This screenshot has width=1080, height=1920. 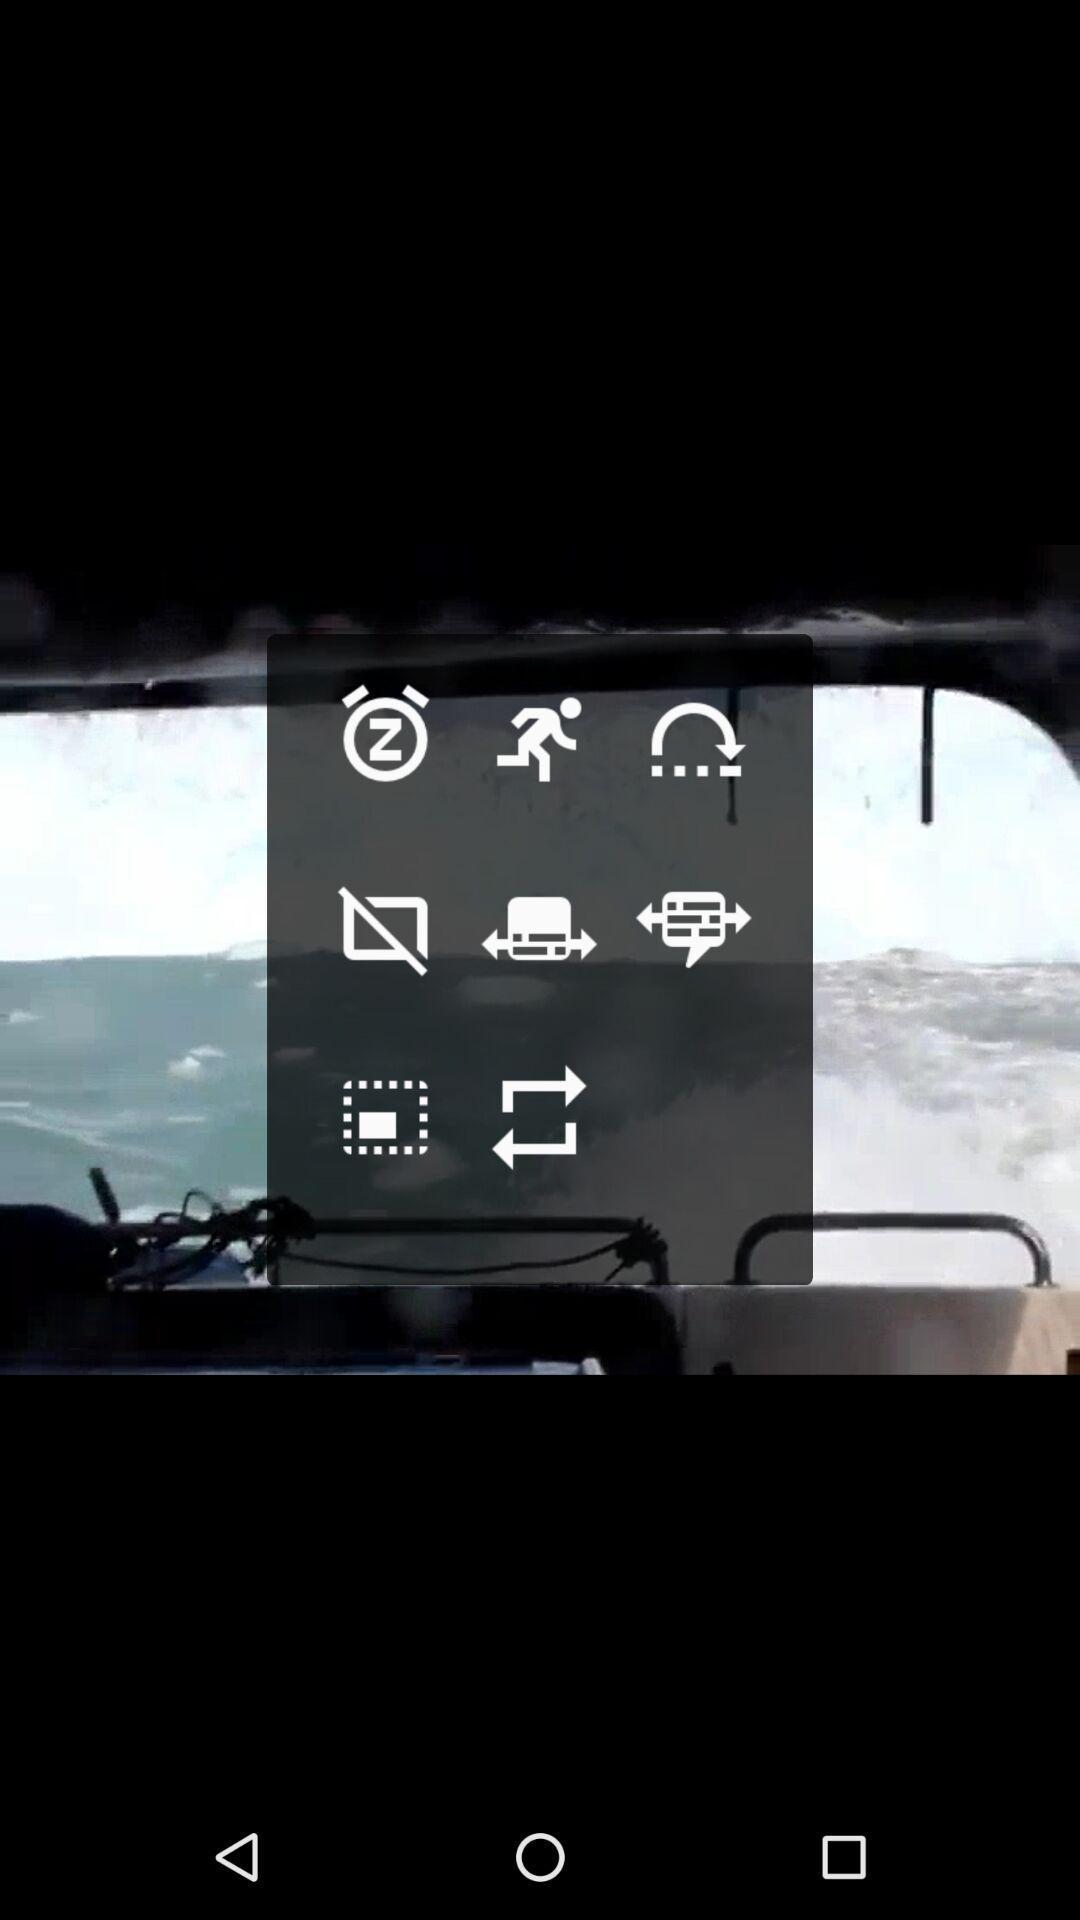 What do you see at coordinates (538, 1148) in the screenshot?
I see `repeate button` at bounding box center [538, 1148].